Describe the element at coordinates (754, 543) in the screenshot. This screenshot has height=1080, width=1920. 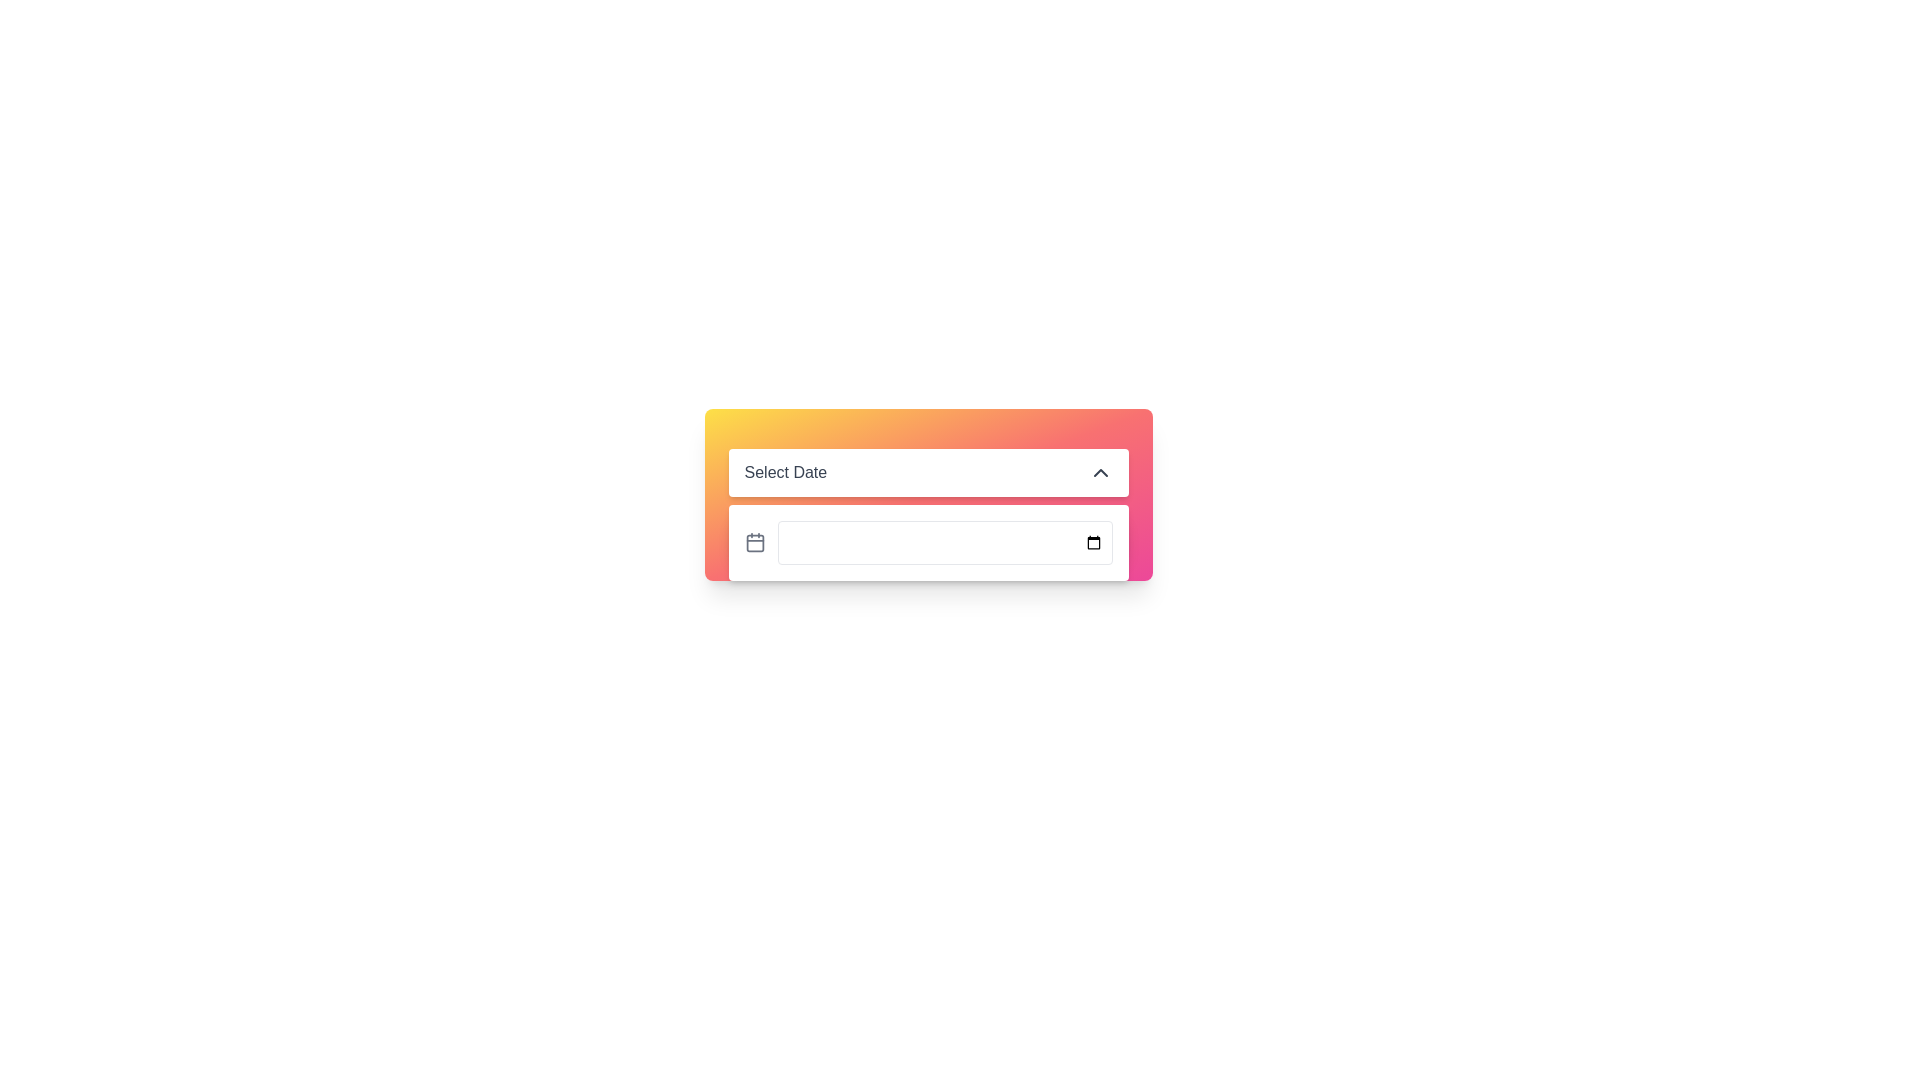
I see `the calendar icon located on the left of the date input field` at that location.